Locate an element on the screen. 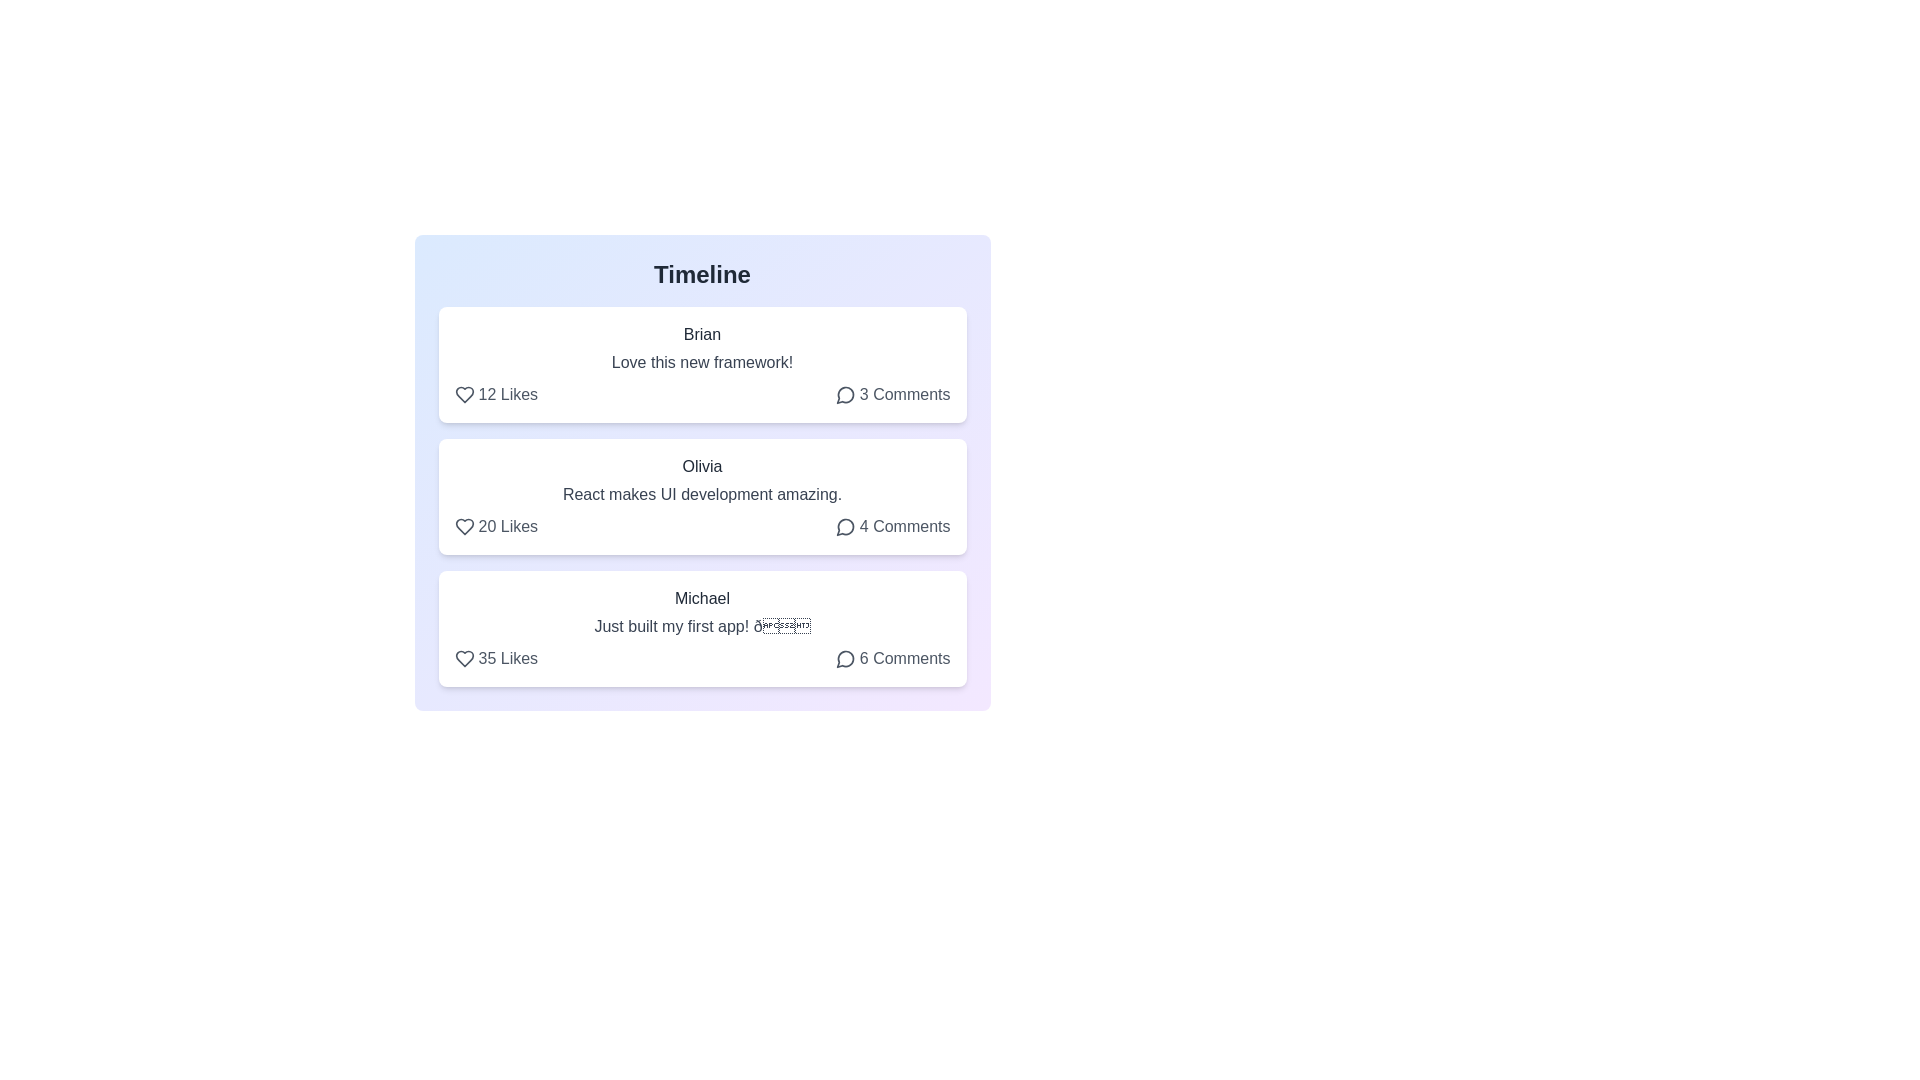  comment button for the post by Michael is located at coordinates (892, 659).